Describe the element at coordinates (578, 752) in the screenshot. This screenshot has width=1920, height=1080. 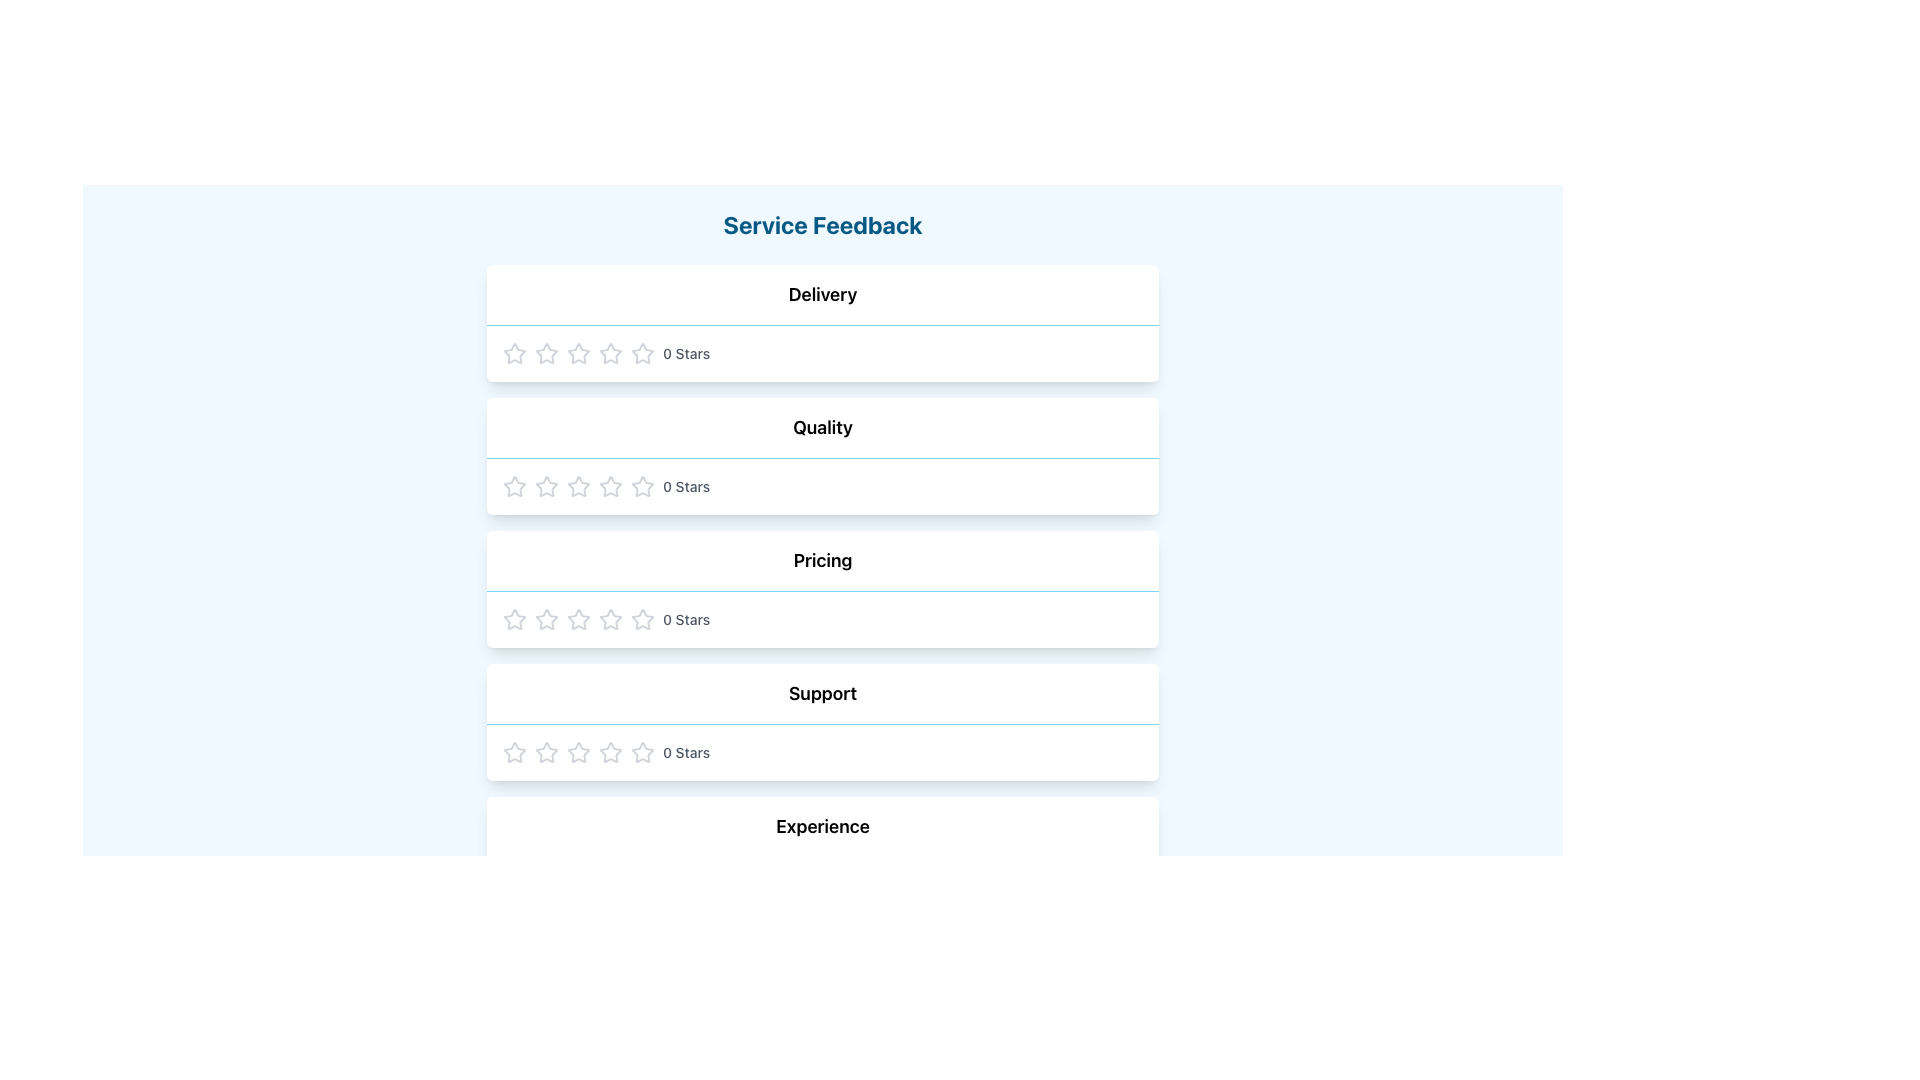
I see `over the fourth star icon in the 'Support' section of the service feedback form` at that location.